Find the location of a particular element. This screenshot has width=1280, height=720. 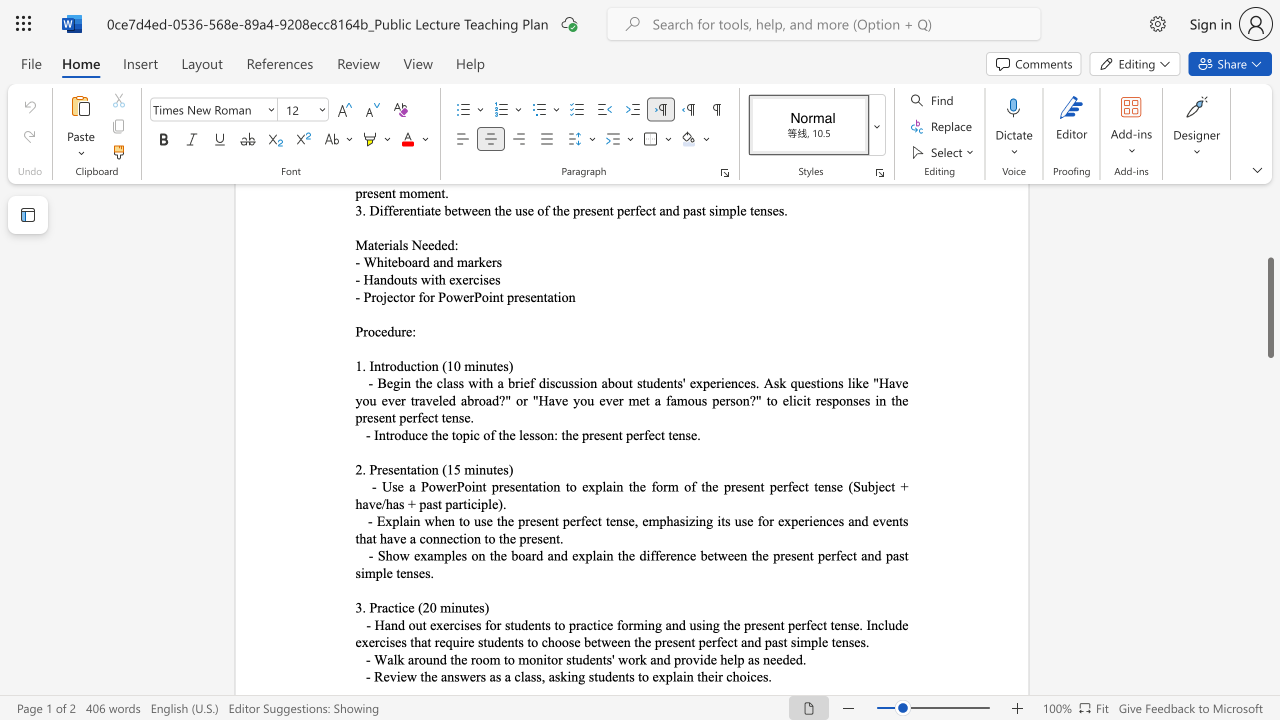

the scrollbar and move down 900 pixels is located at coordinates (1269, 308).